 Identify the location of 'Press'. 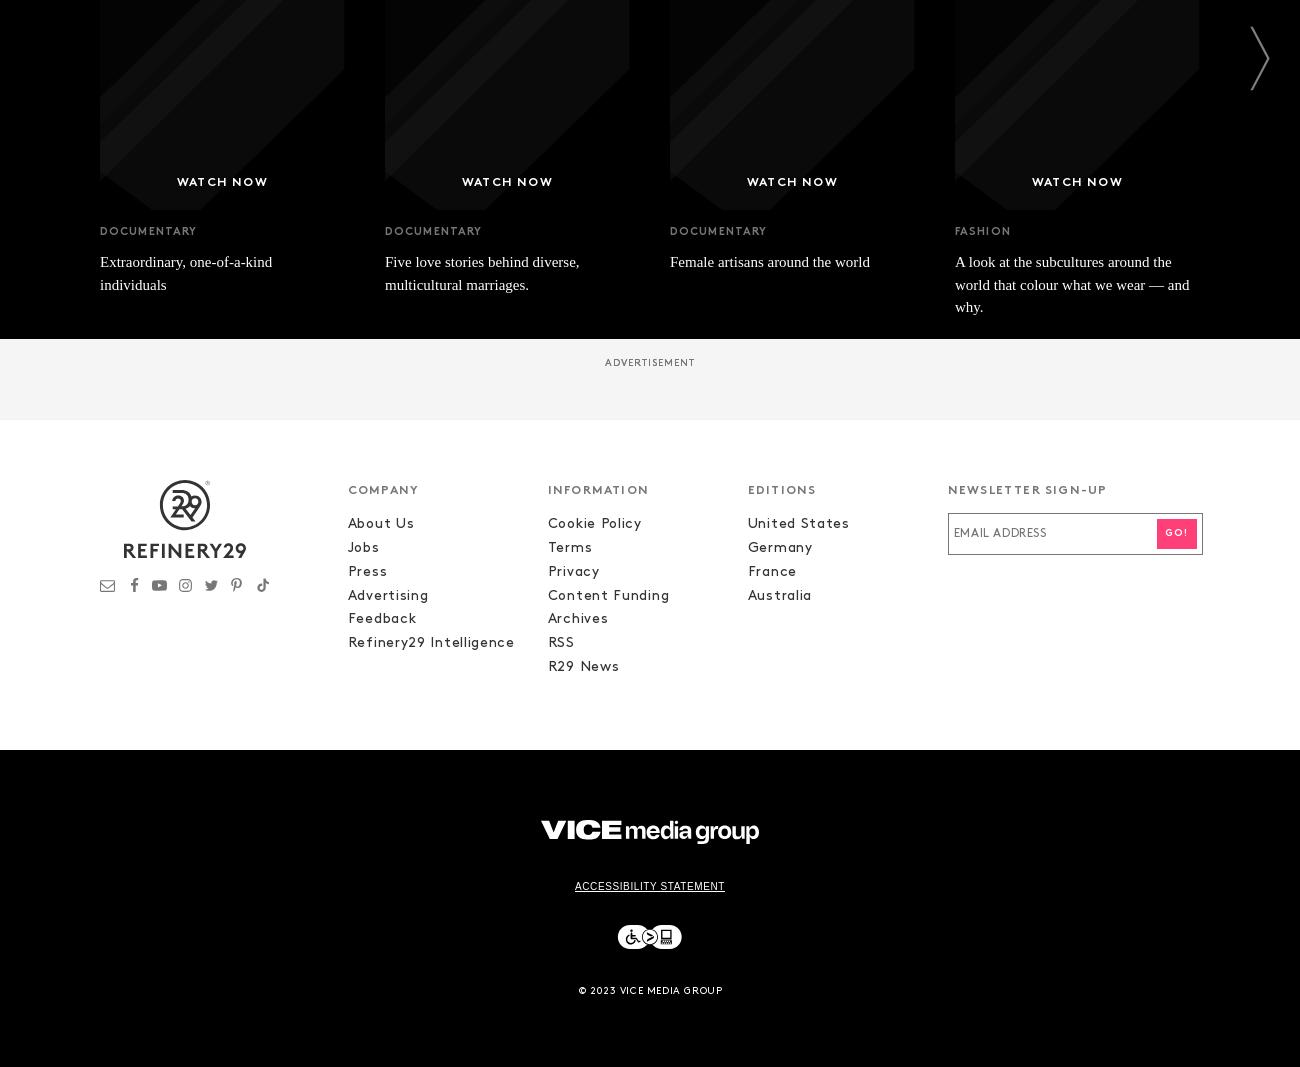
(365, 571).